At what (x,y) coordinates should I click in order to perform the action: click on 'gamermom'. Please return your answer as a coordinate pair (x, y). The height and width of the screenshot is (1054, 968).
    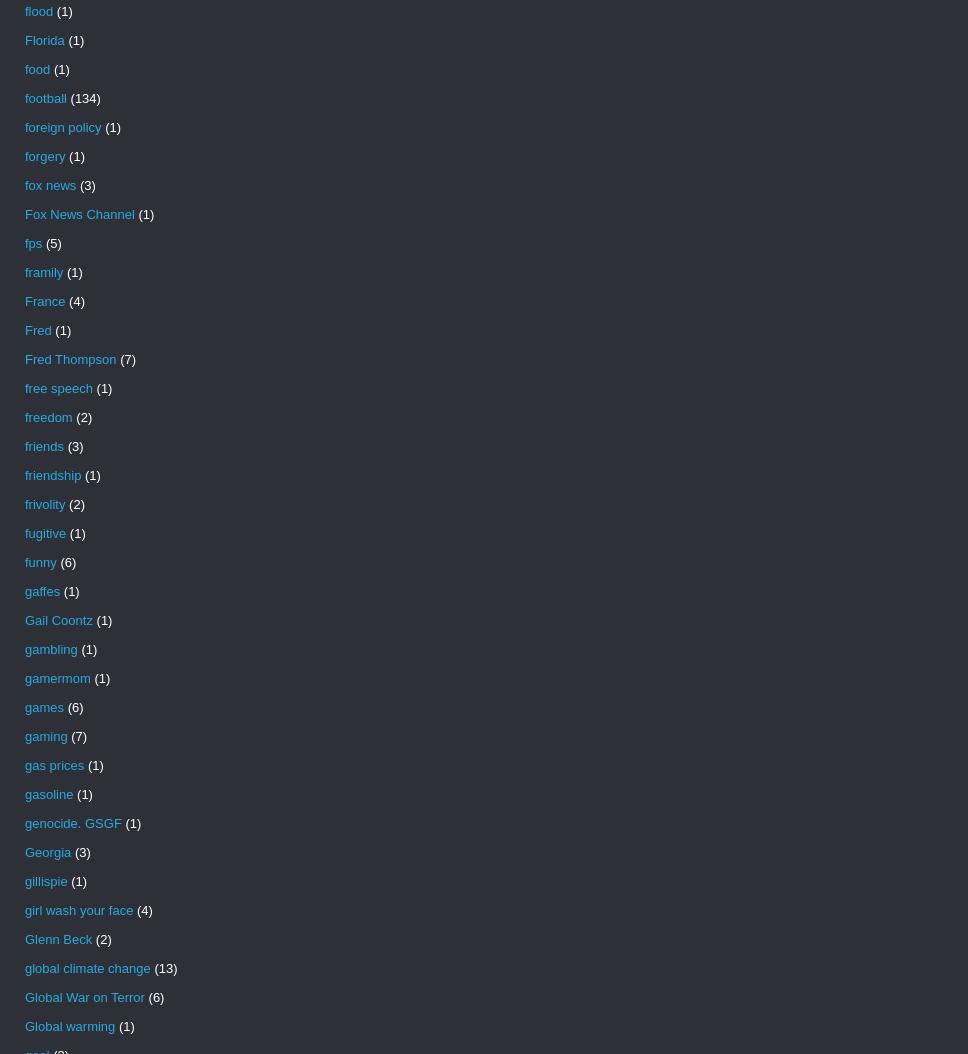
    Looking at the image, I should click on (56, 678).